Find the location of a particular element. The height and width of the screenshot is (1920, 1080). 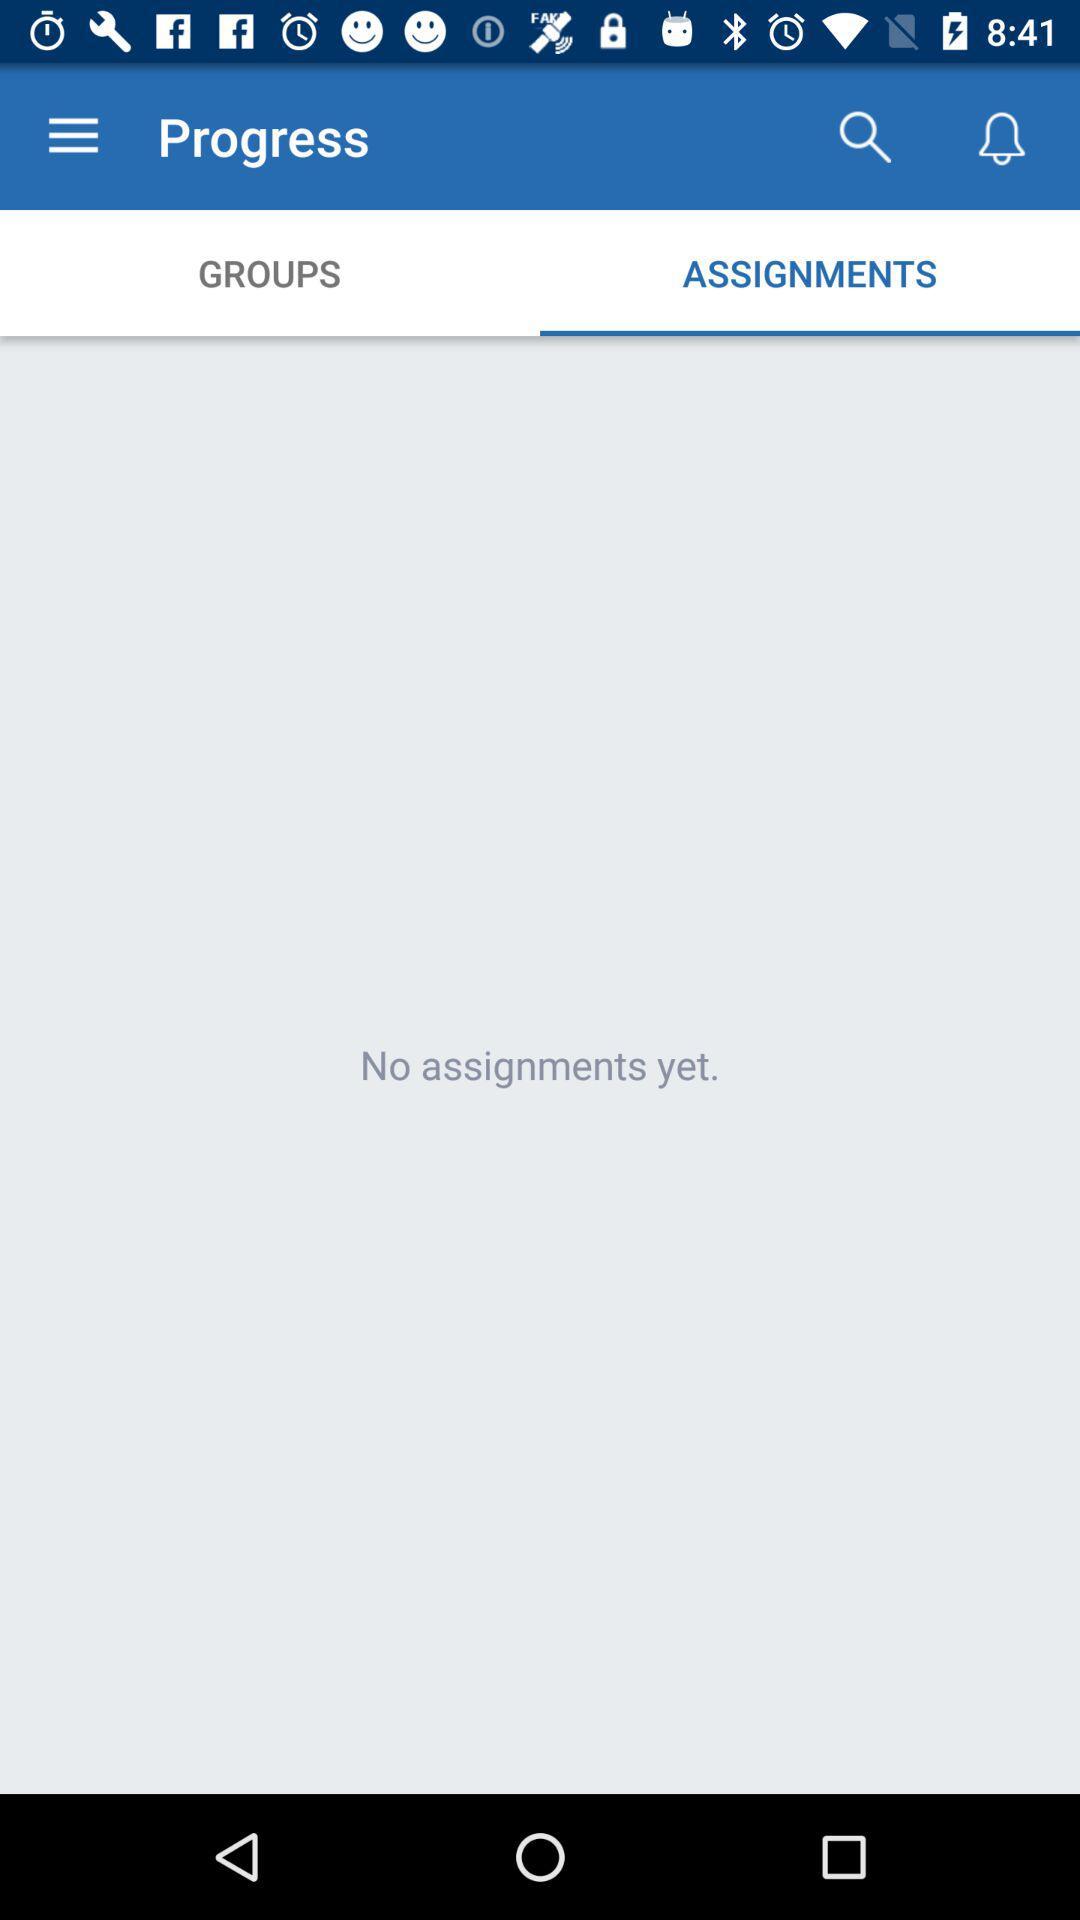

icon to the left of progress is located at coordinates (72, 135).